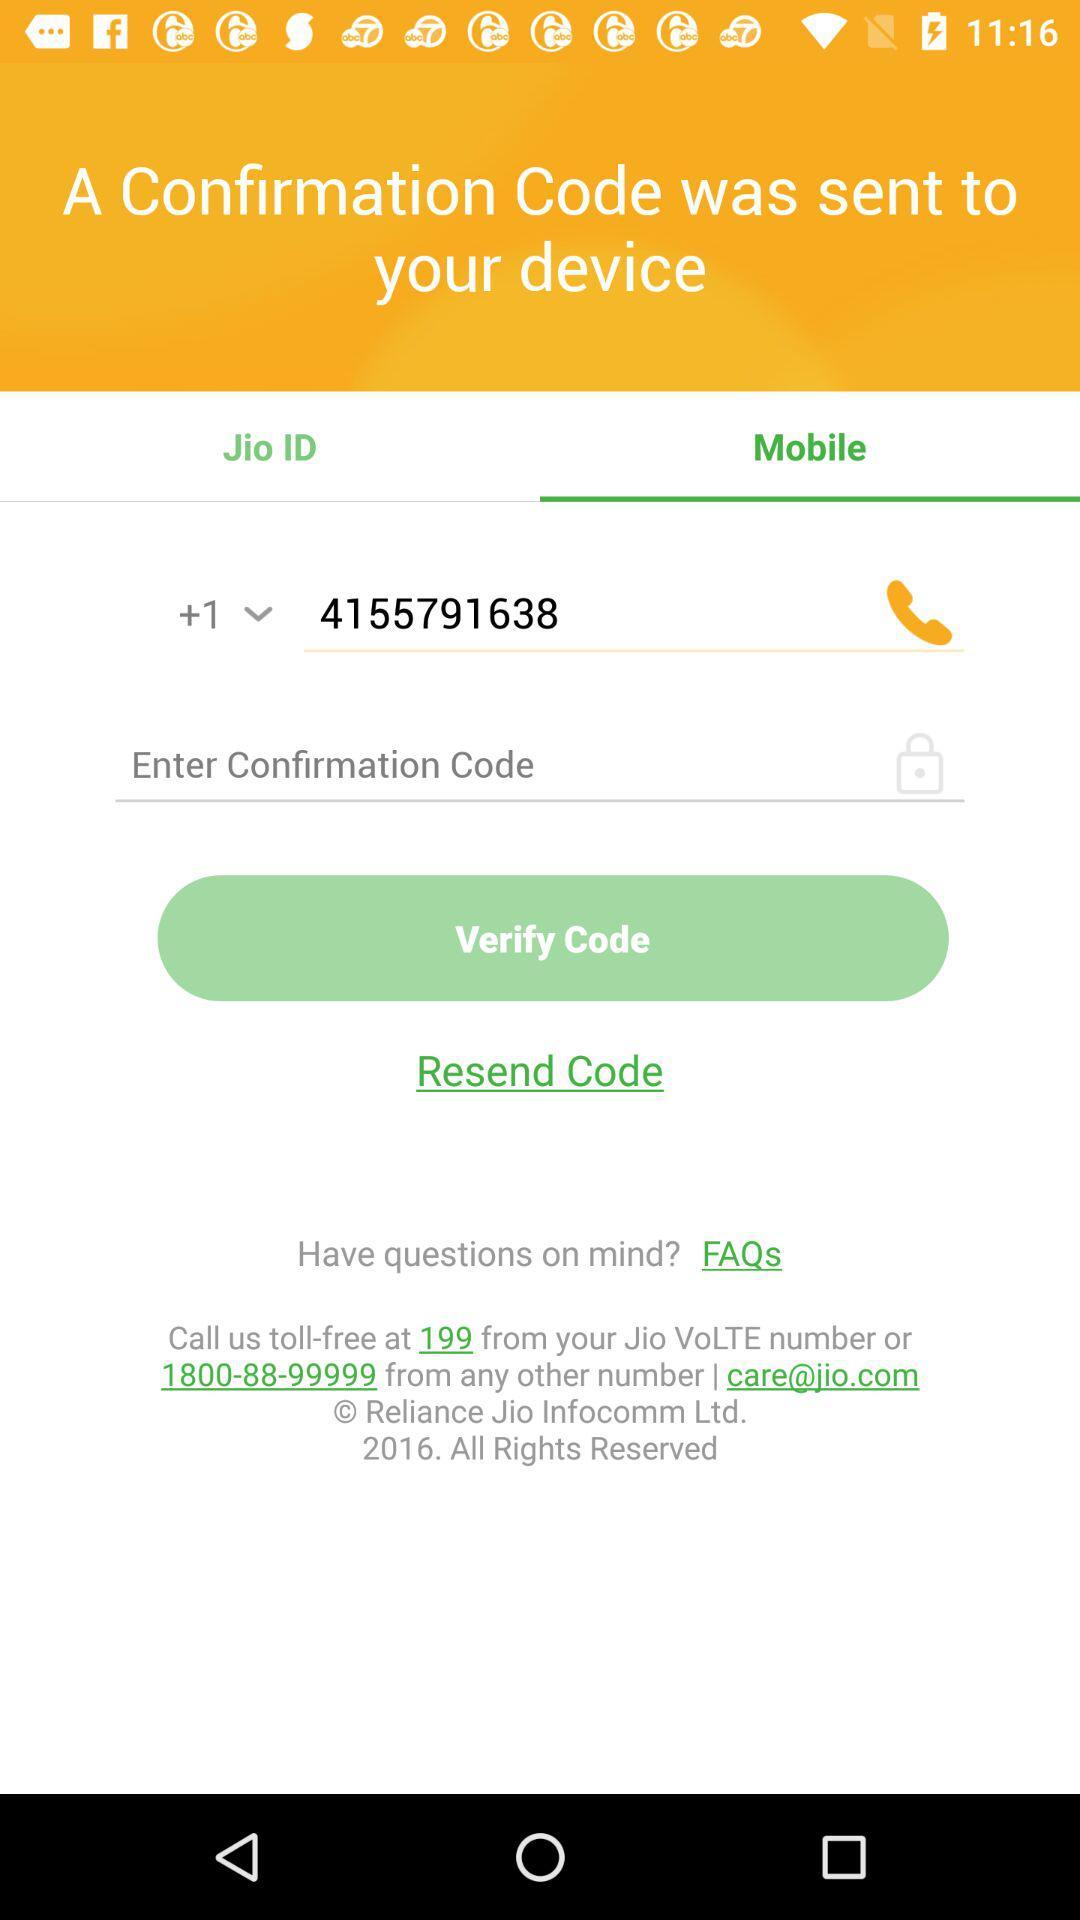 Image resolution: width=1080 pixels, height=1920 pixels. What do you see at coordinates (553, 937) in the screenshot?
I see `the item above the resend code icon` at bounding box center [553, 937].